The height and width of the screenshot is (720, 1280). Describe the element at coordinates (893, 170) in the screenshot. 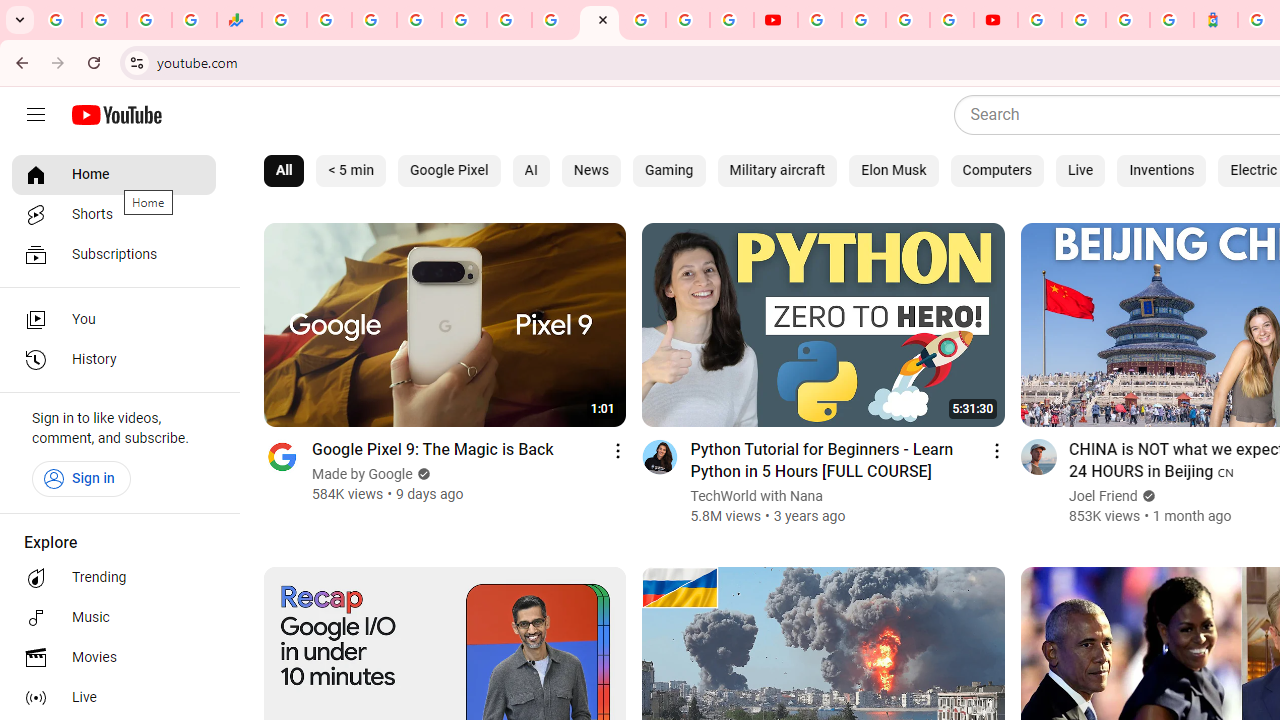

I see `'Elon Musk'` at that location.